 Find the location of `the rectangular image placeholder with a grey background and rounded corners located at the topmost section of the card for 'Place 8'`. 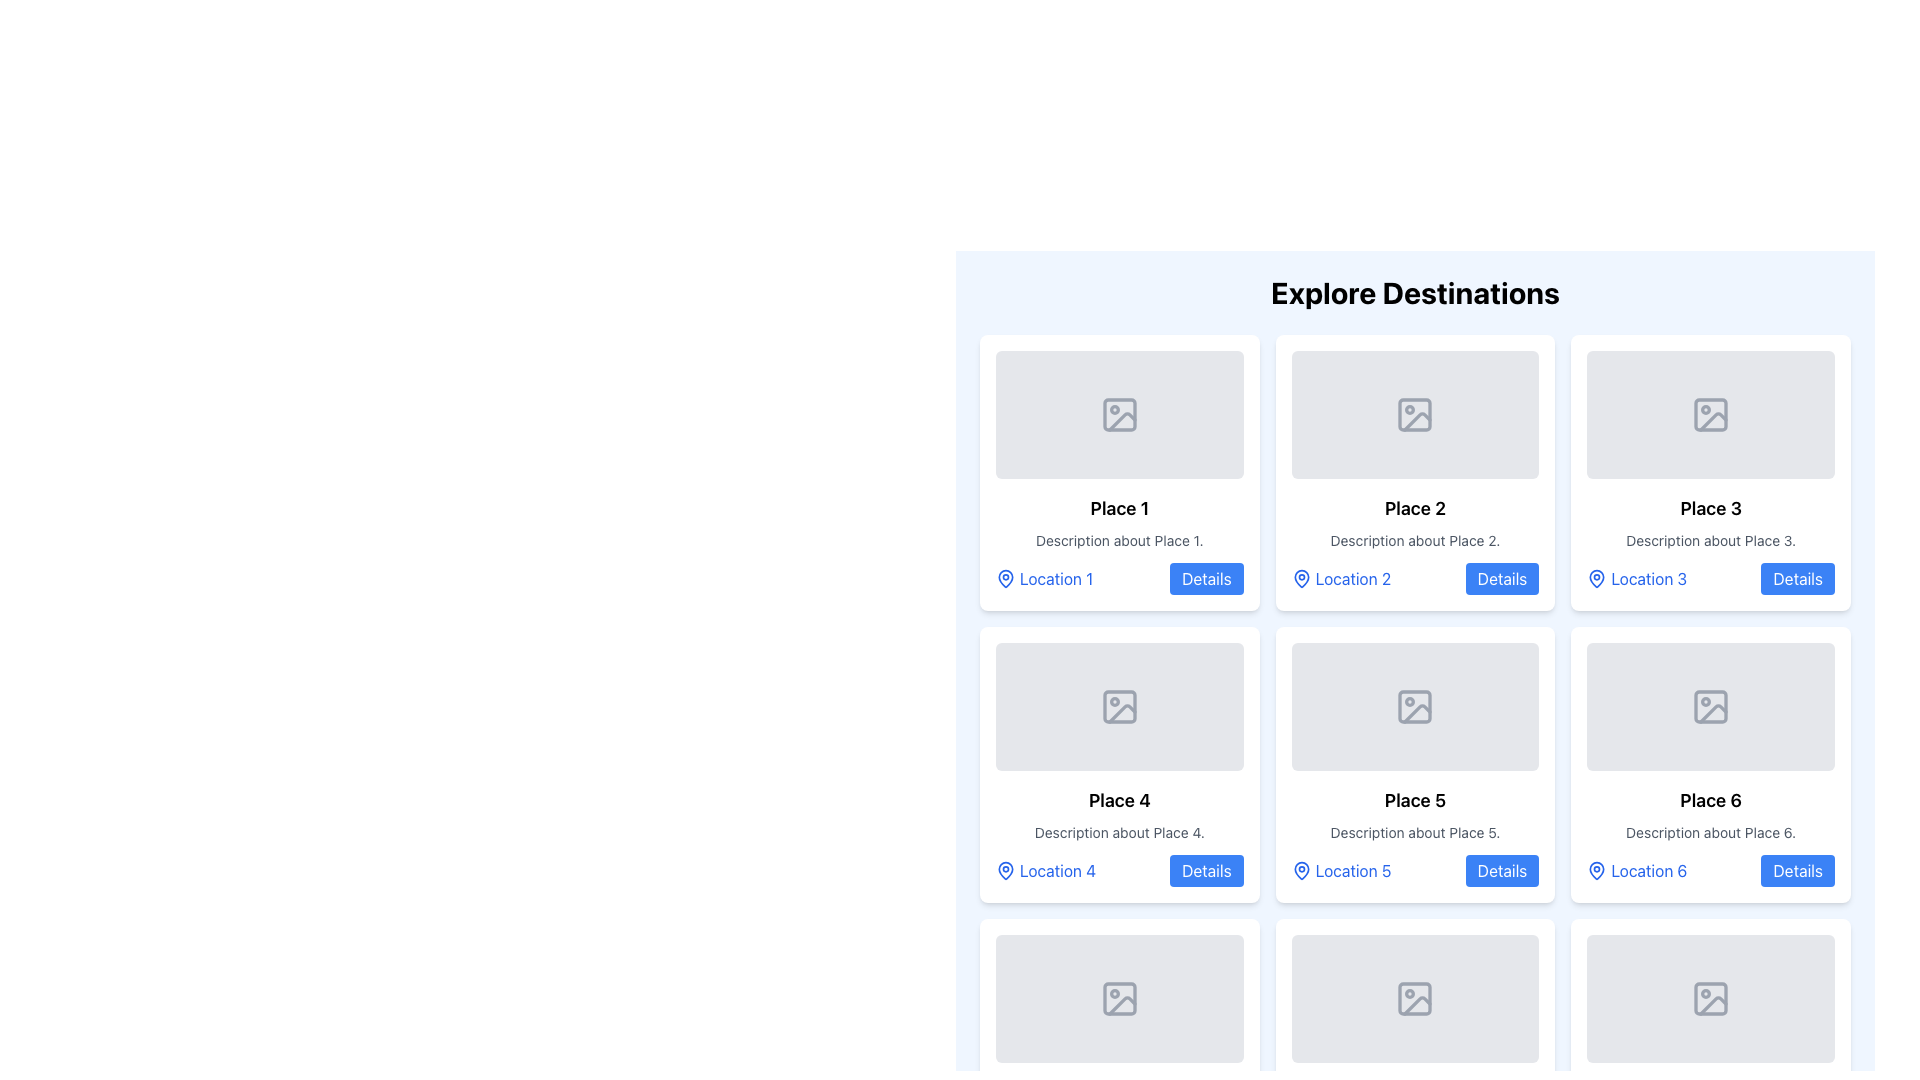

the rectangular image placeholder with a grey background and rounded corners located at the topmost section of the card for 'Place 8' is located at coordinates (1414, 999).